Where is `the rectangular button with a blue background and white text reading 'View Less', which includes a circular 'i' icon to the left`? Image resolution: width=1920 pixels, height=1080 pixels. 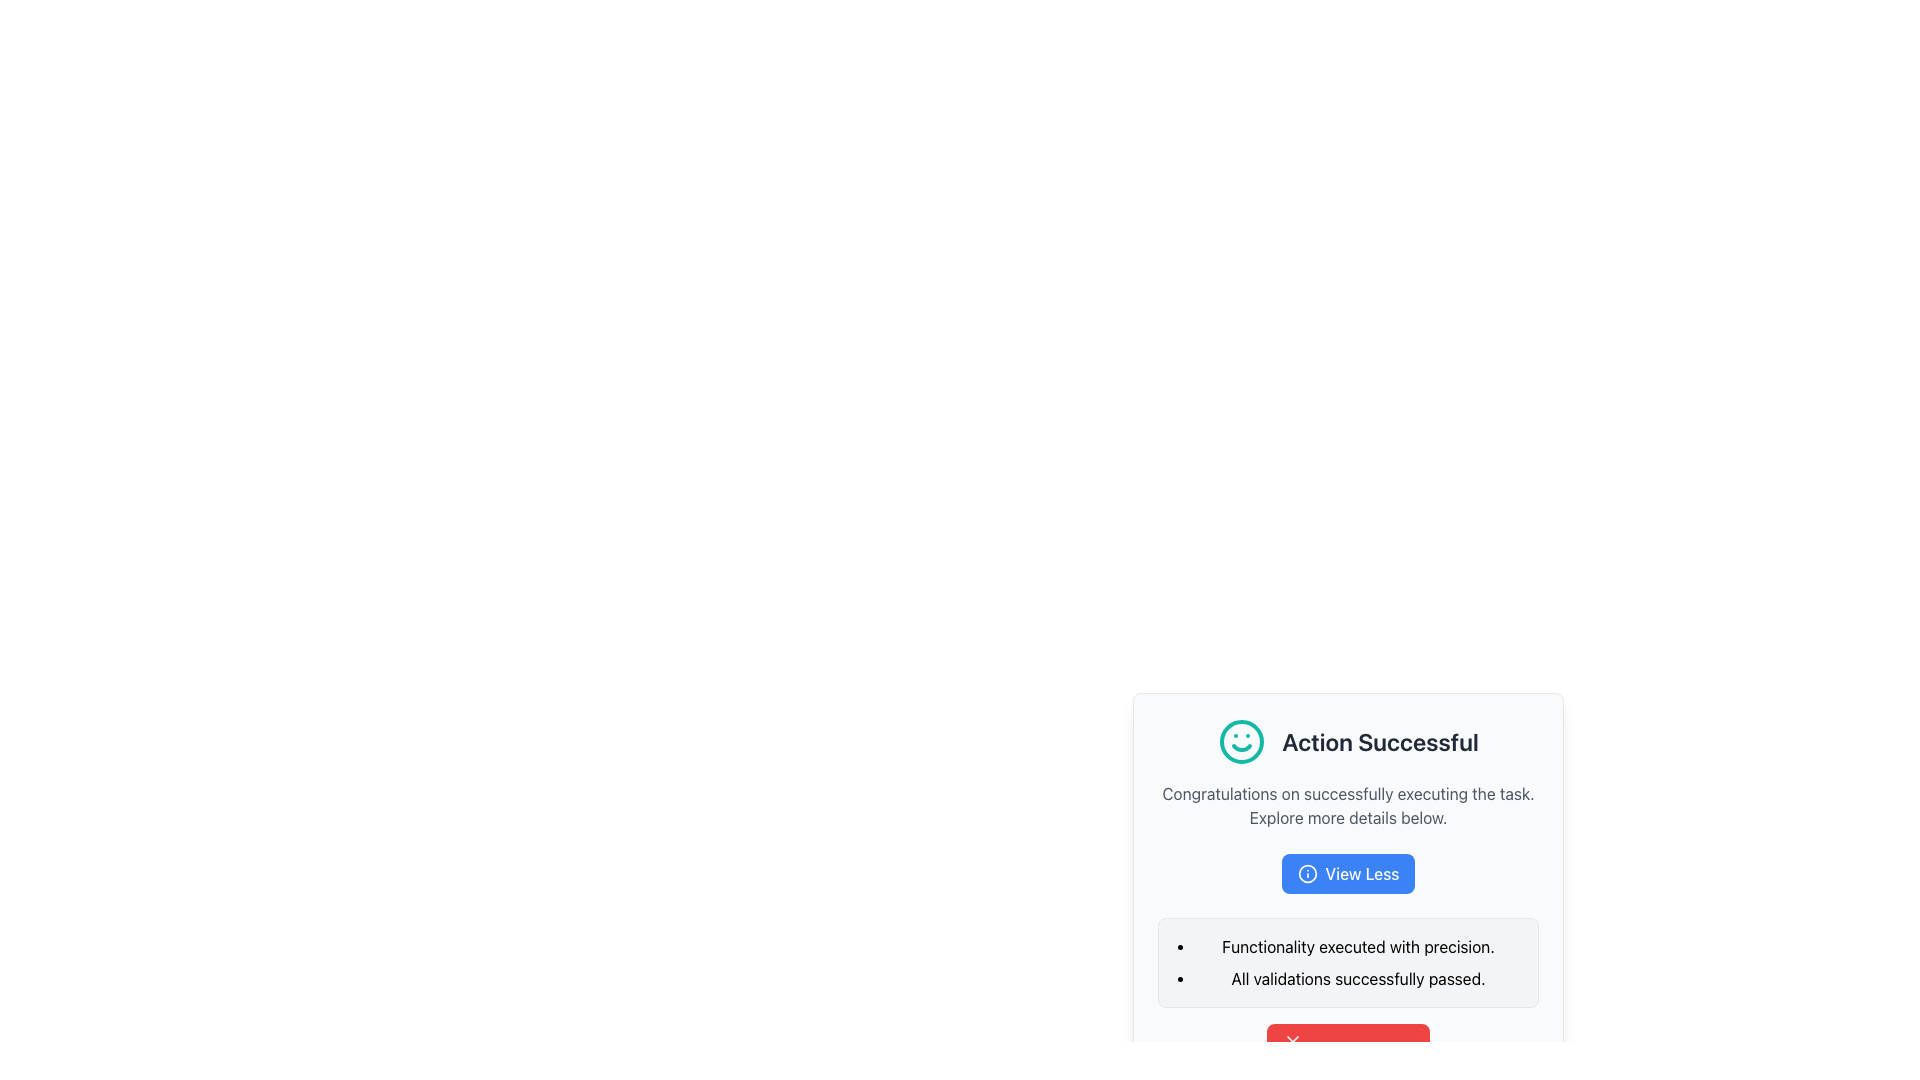 the rectangular button with a blue background and white text reading 'View Less', which includes a circular 'i' icon to the left is located at coordinates (1348, 873).